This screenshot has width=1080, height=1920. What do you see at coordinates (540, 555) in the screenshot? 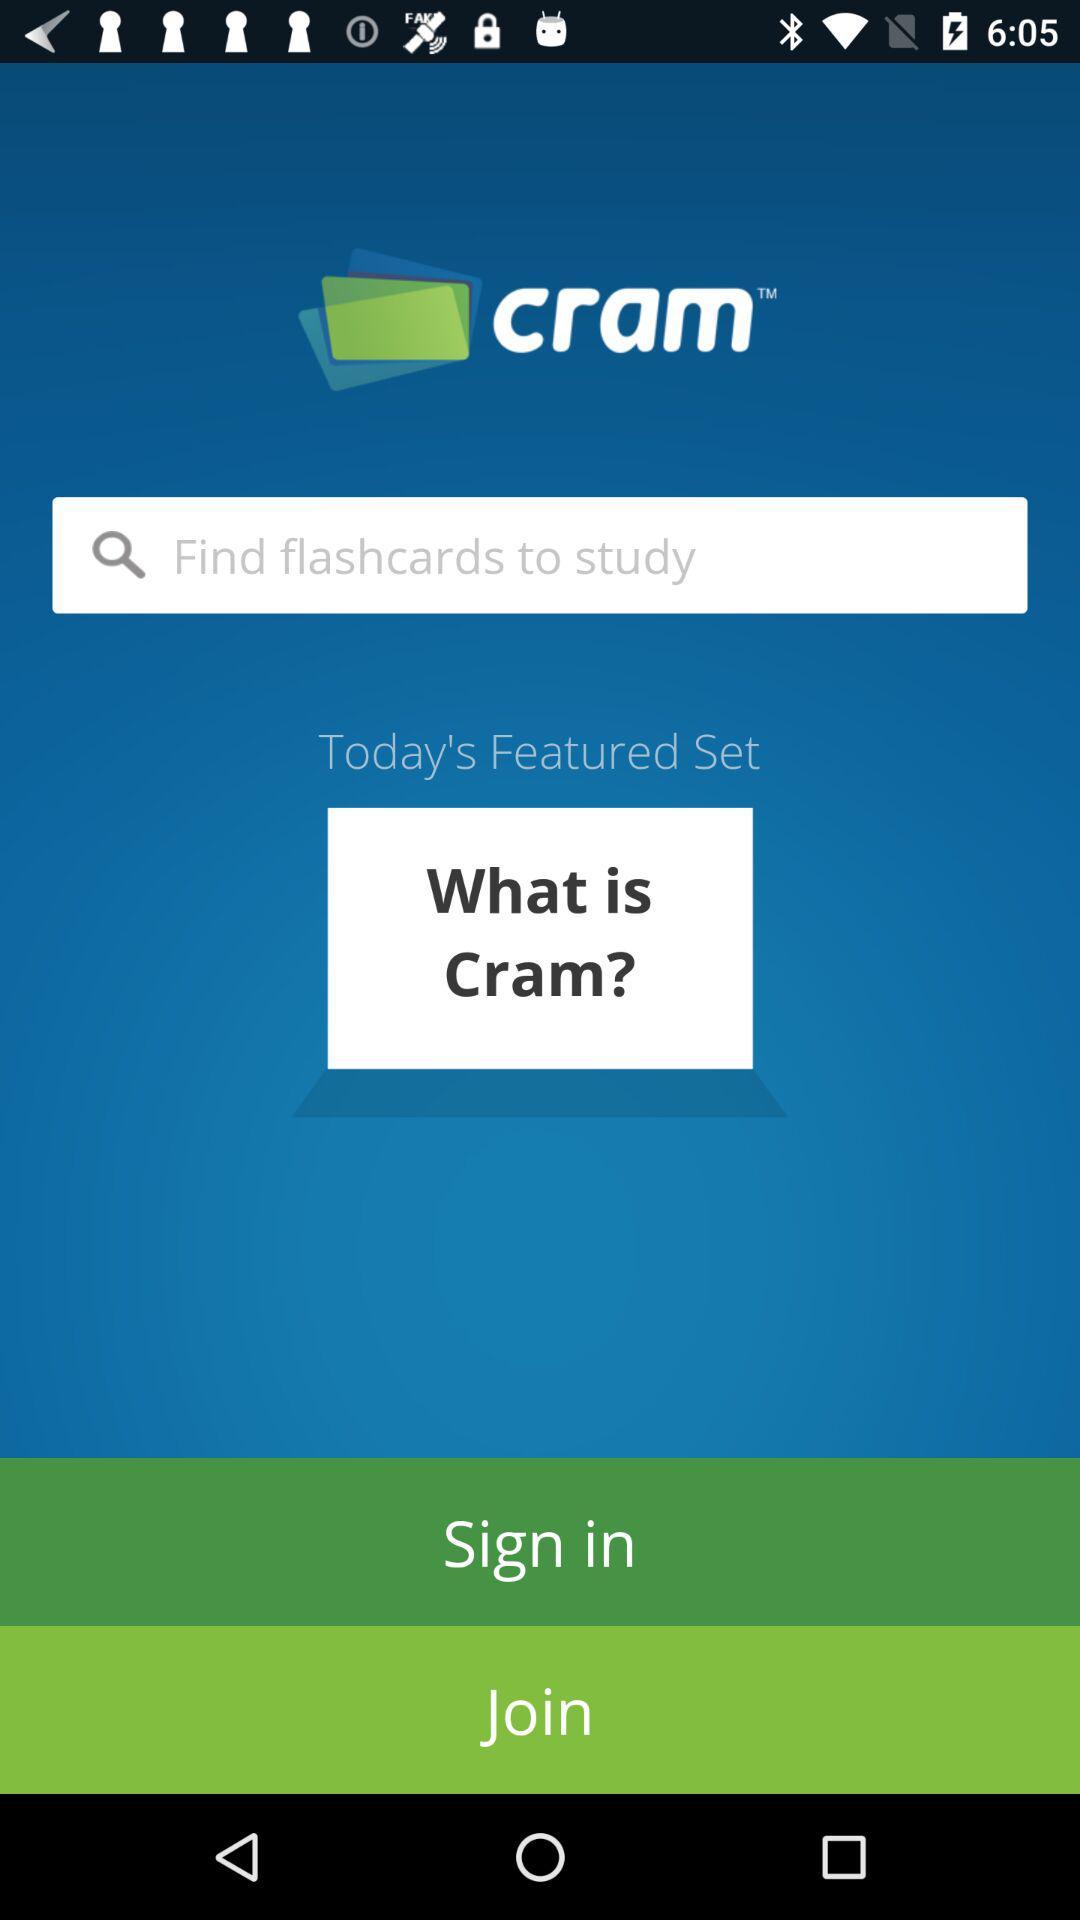
I see `the find flashcards to` at bounding box center [540, 555].